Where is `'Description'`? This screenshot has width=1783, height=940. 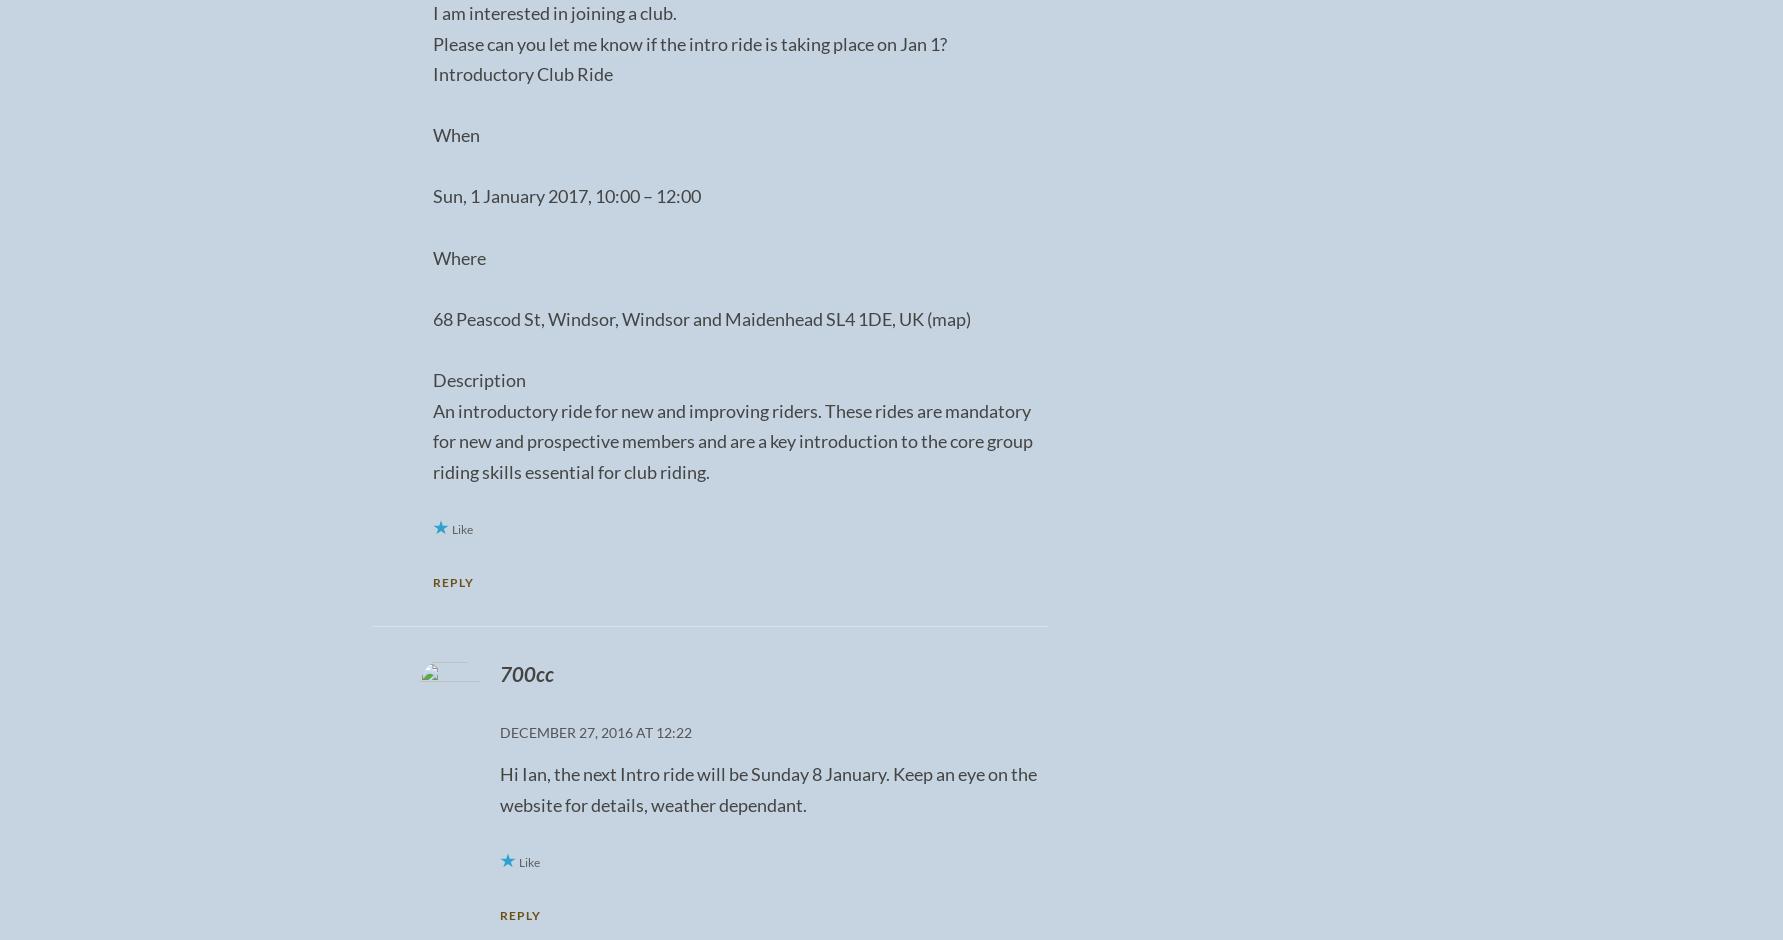
'Description' is located at coordinates (478, 379).